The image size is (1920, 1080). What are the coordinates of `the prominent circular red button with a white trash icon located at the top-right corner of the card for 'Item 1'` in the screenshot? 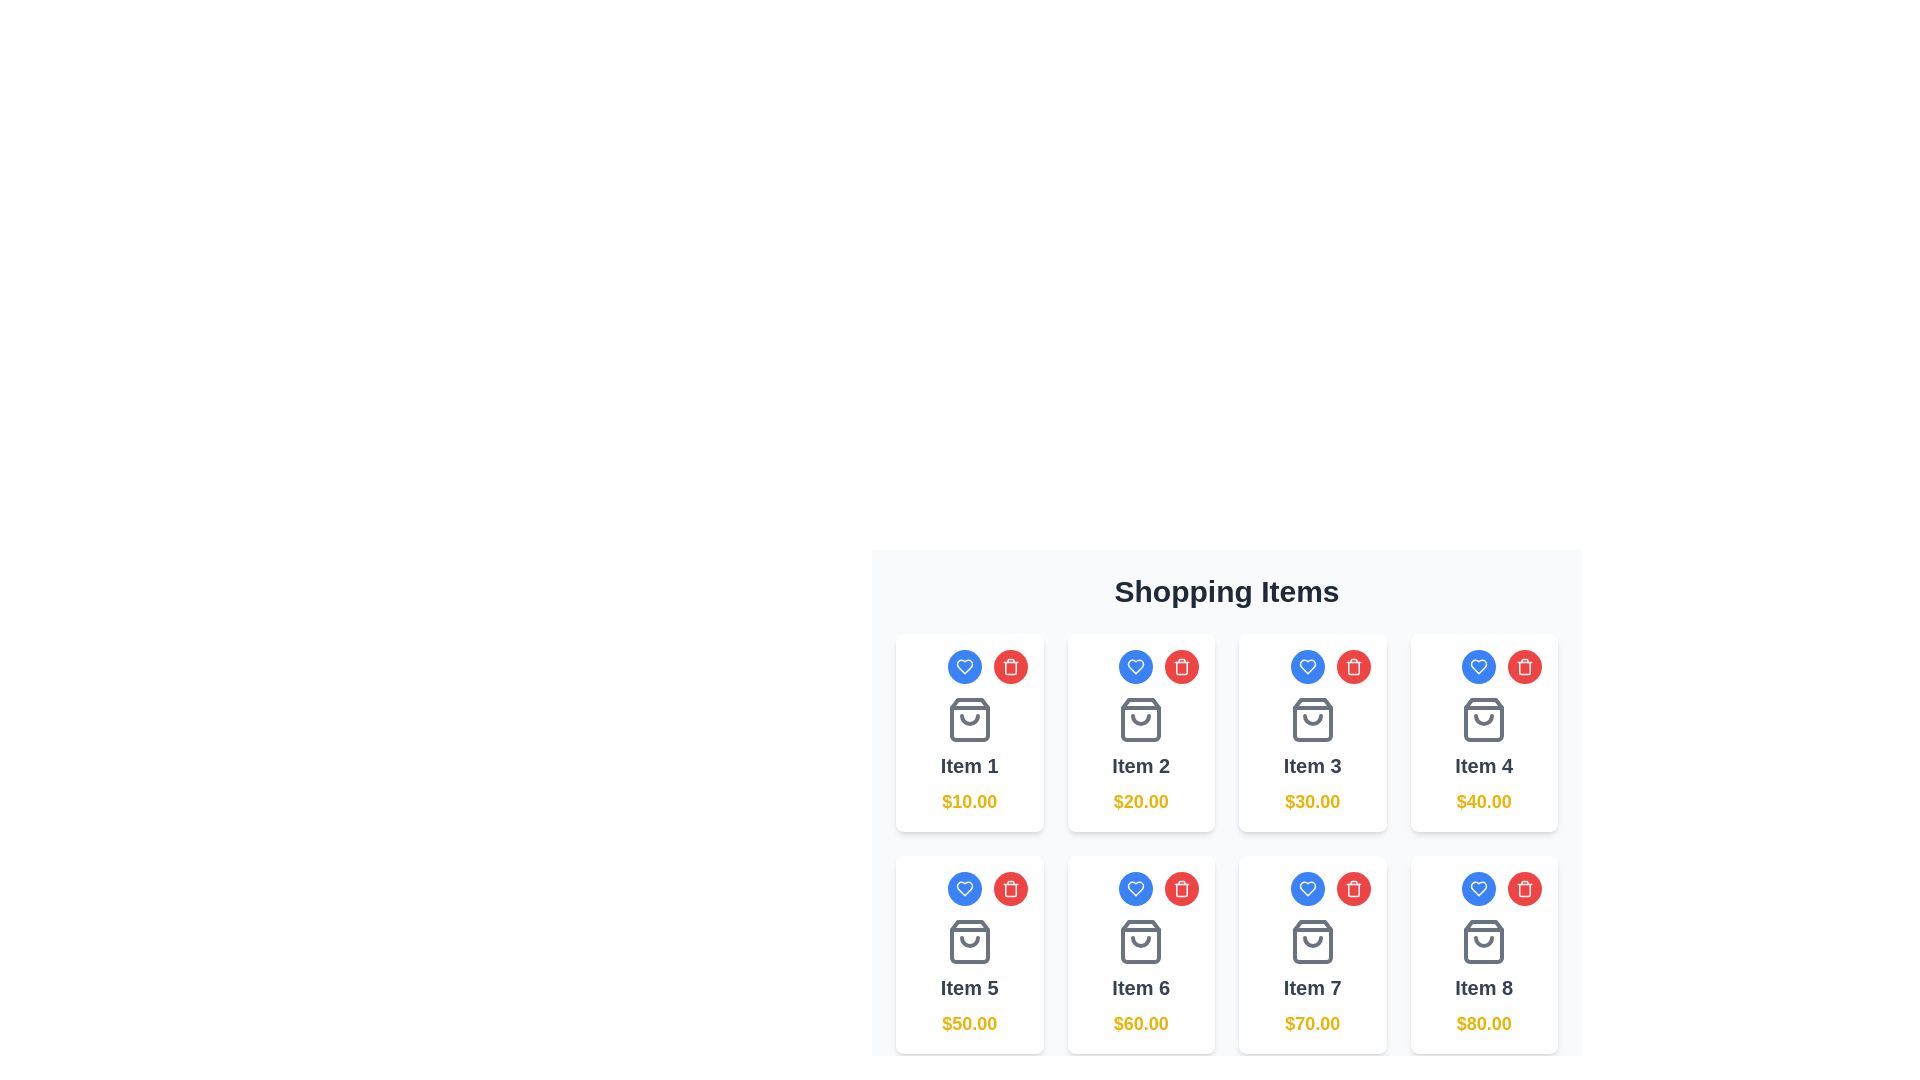 It's located at (1010, 667).